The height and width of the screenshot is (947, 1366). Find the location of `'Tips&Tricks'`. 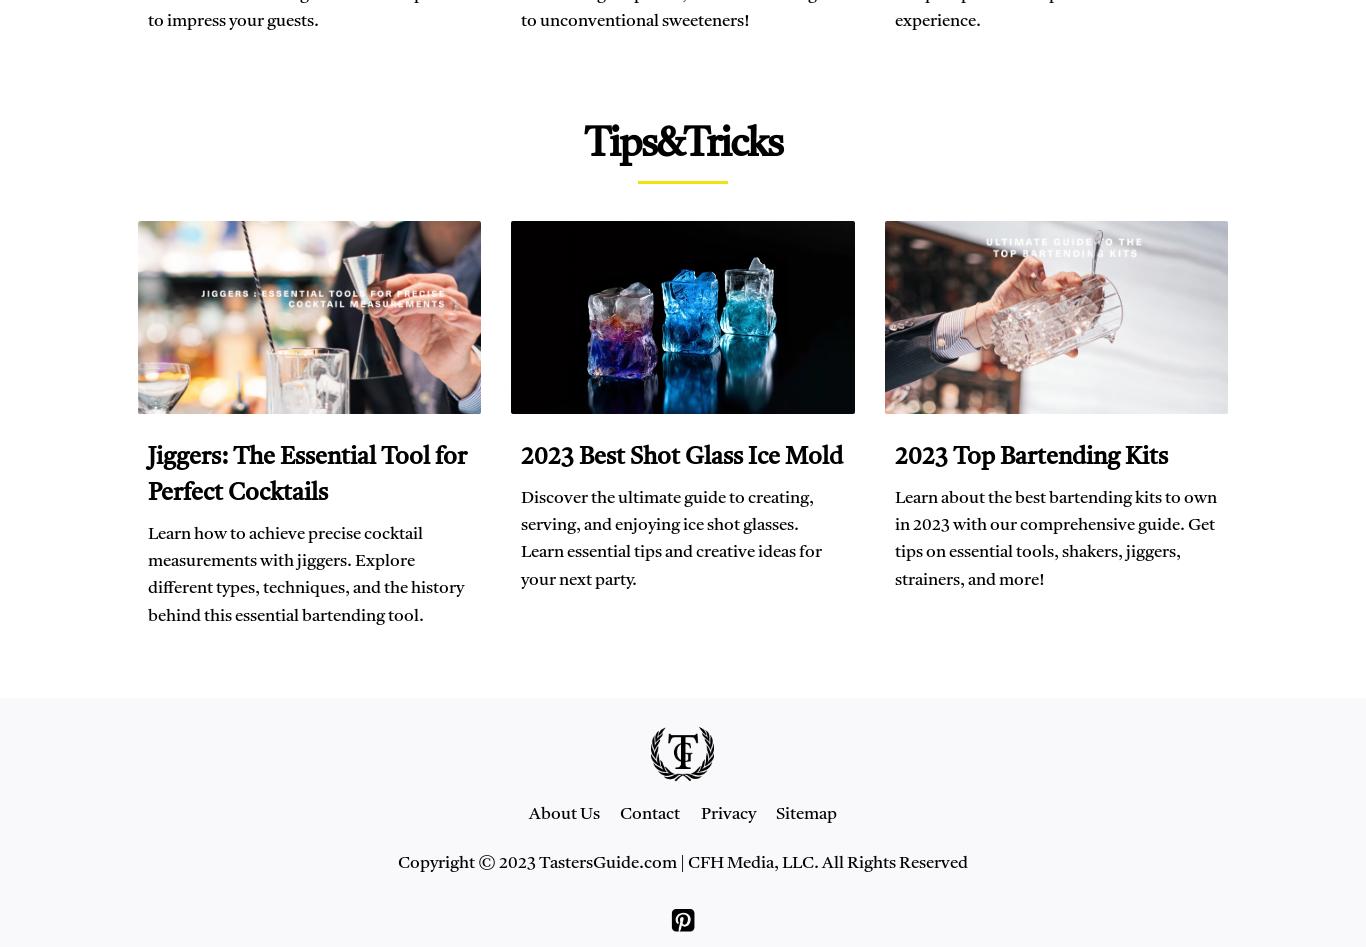

'Tips&Tricks' is located at coordinates (683, 143).